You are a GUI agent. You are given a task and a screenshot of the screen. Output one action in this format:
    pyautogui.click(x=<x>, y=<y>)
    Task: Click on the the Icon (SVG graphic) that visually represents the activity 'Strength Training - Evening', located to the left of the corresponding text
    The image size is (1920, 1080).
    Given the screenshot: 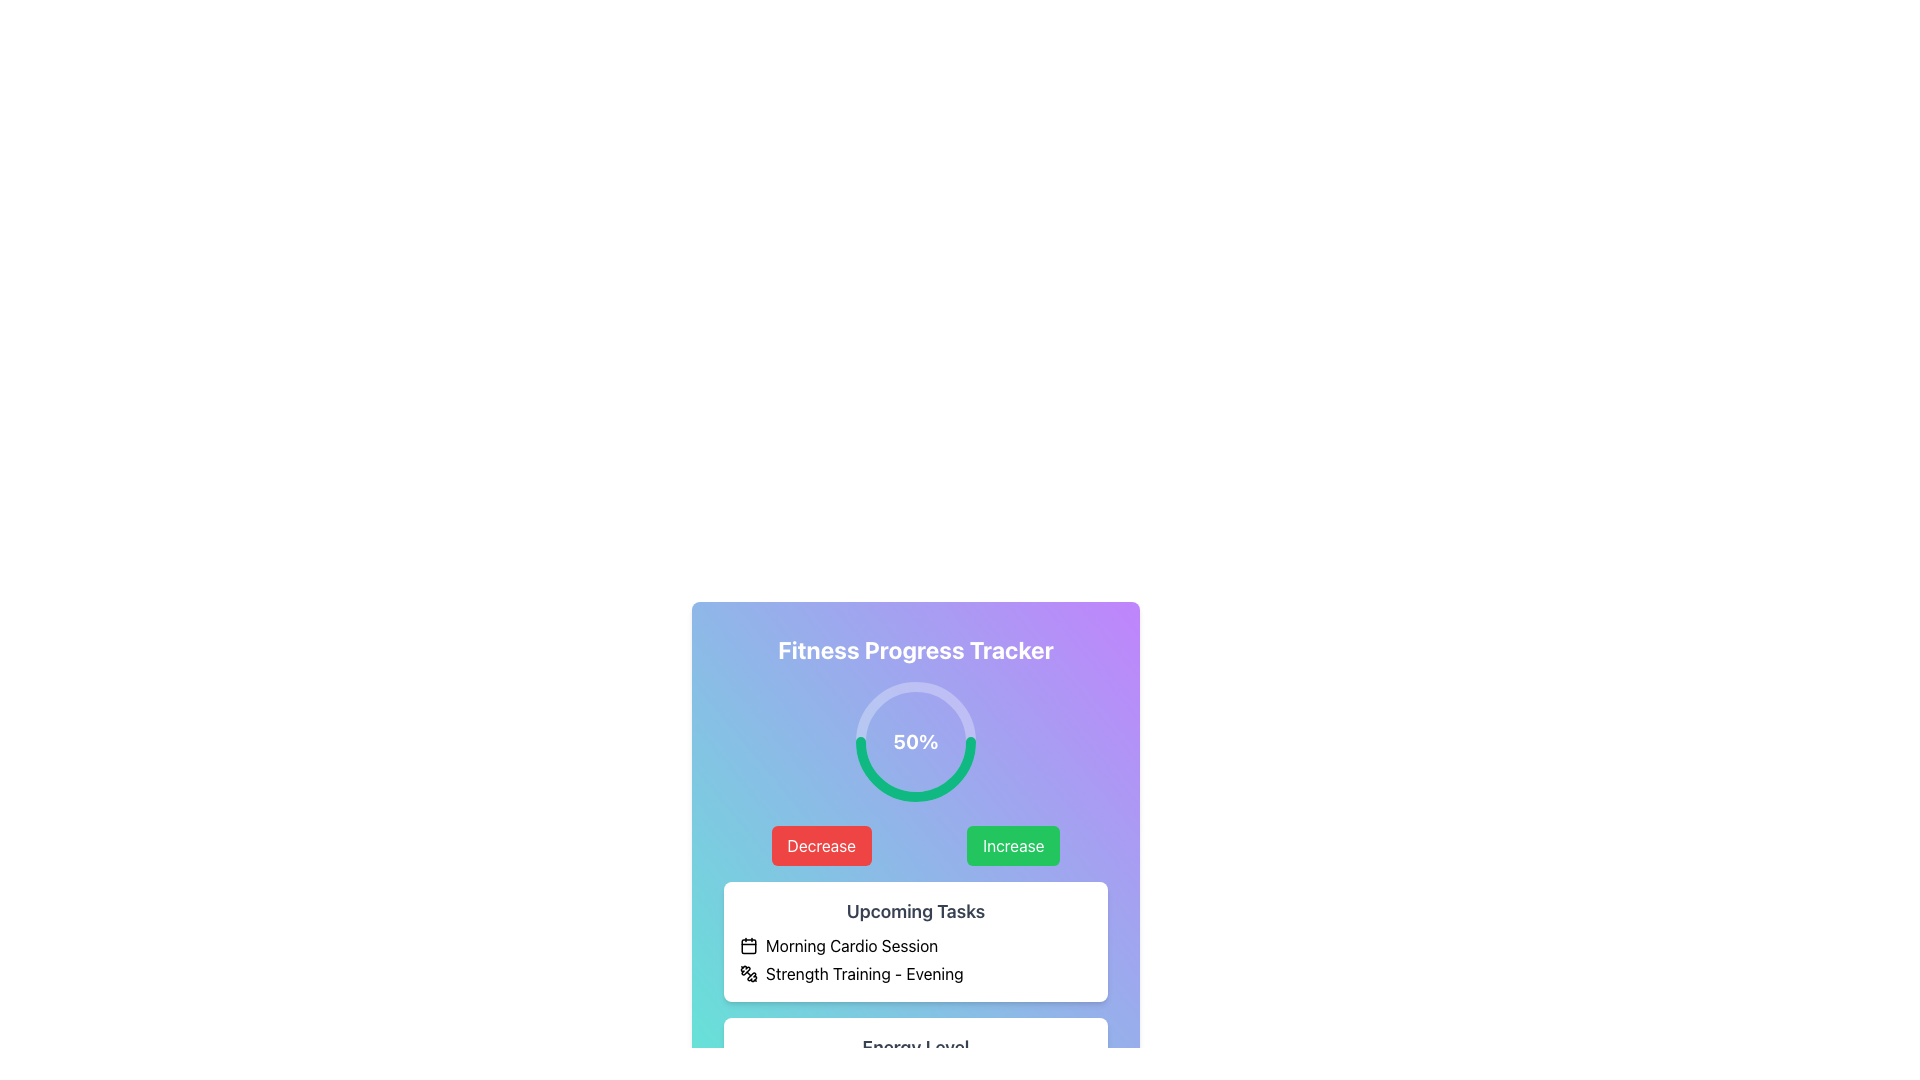 What is the action you would take?
    pyautogui.click(x=747, y=973)
    